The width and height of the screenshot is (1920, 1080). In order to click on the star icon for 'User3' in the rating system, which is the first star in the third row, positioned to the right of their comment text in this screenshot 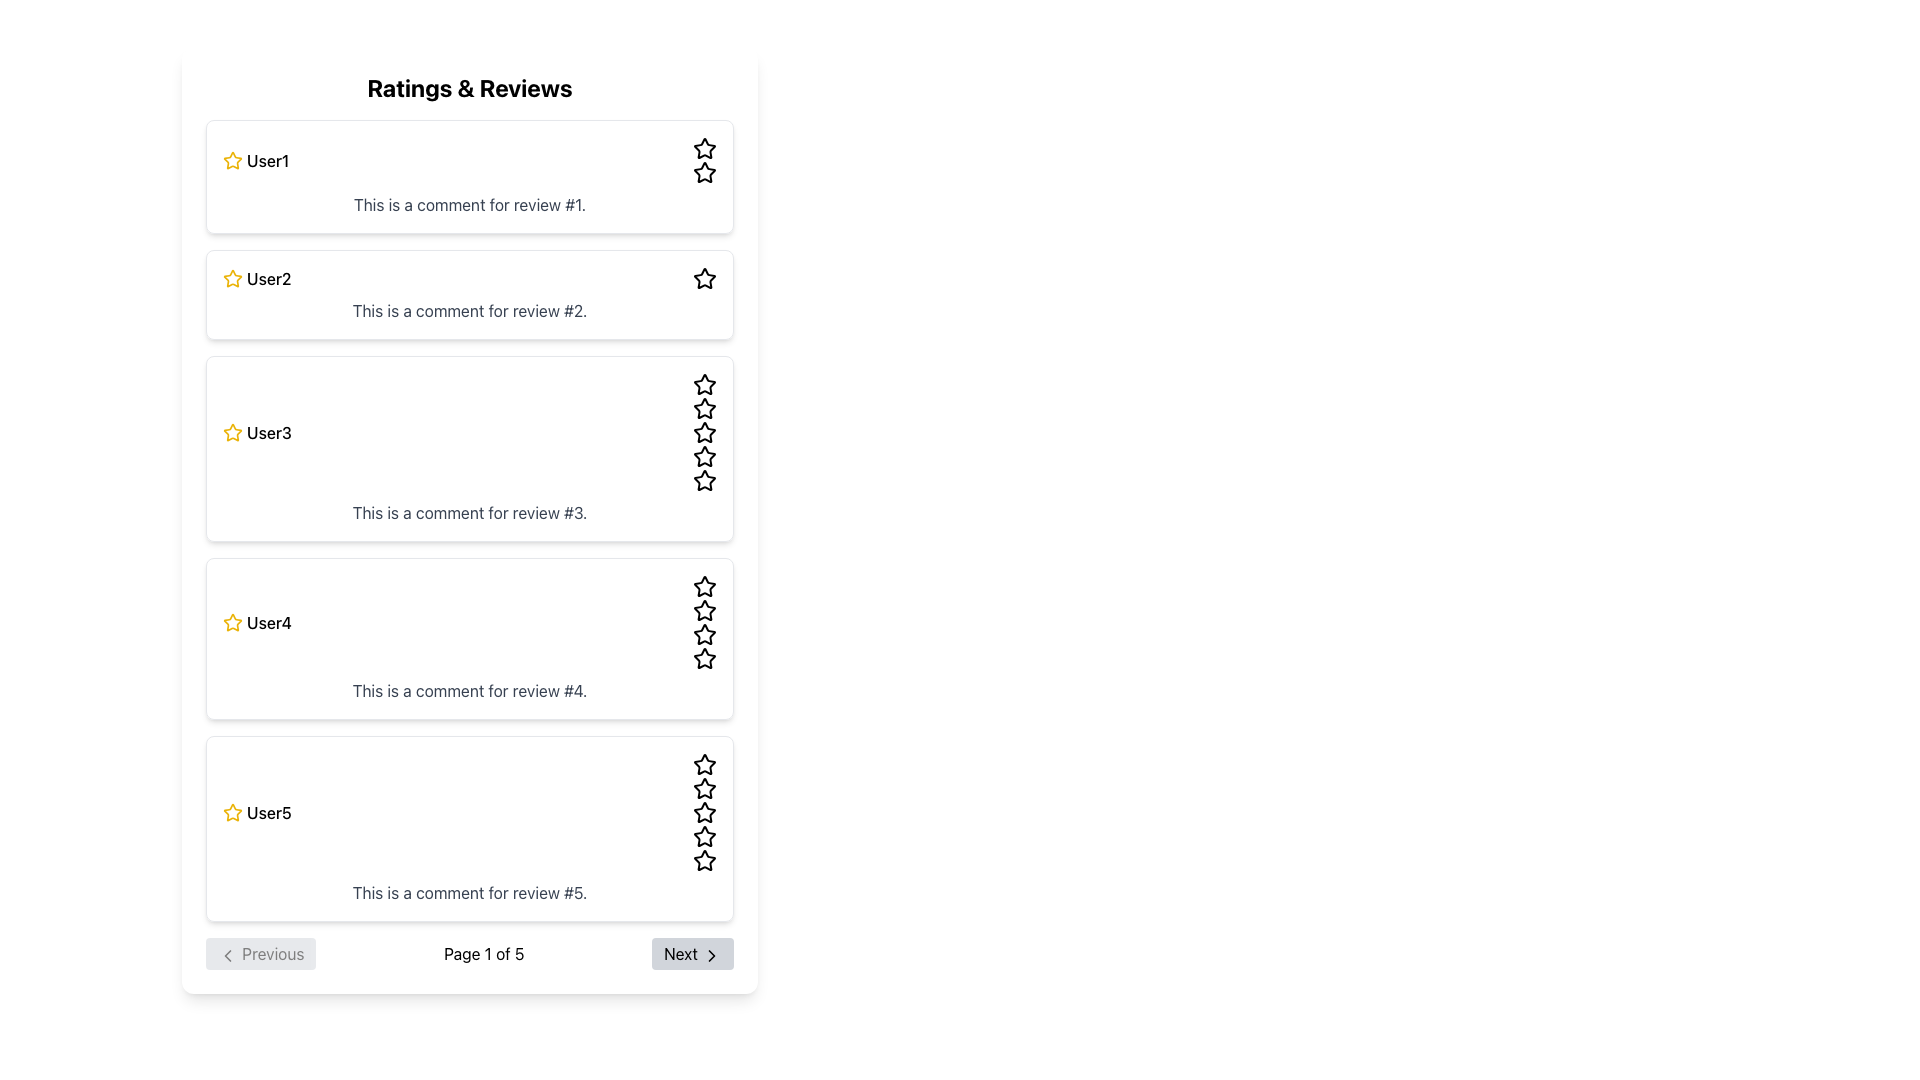, I will do `click(705, 385)`.